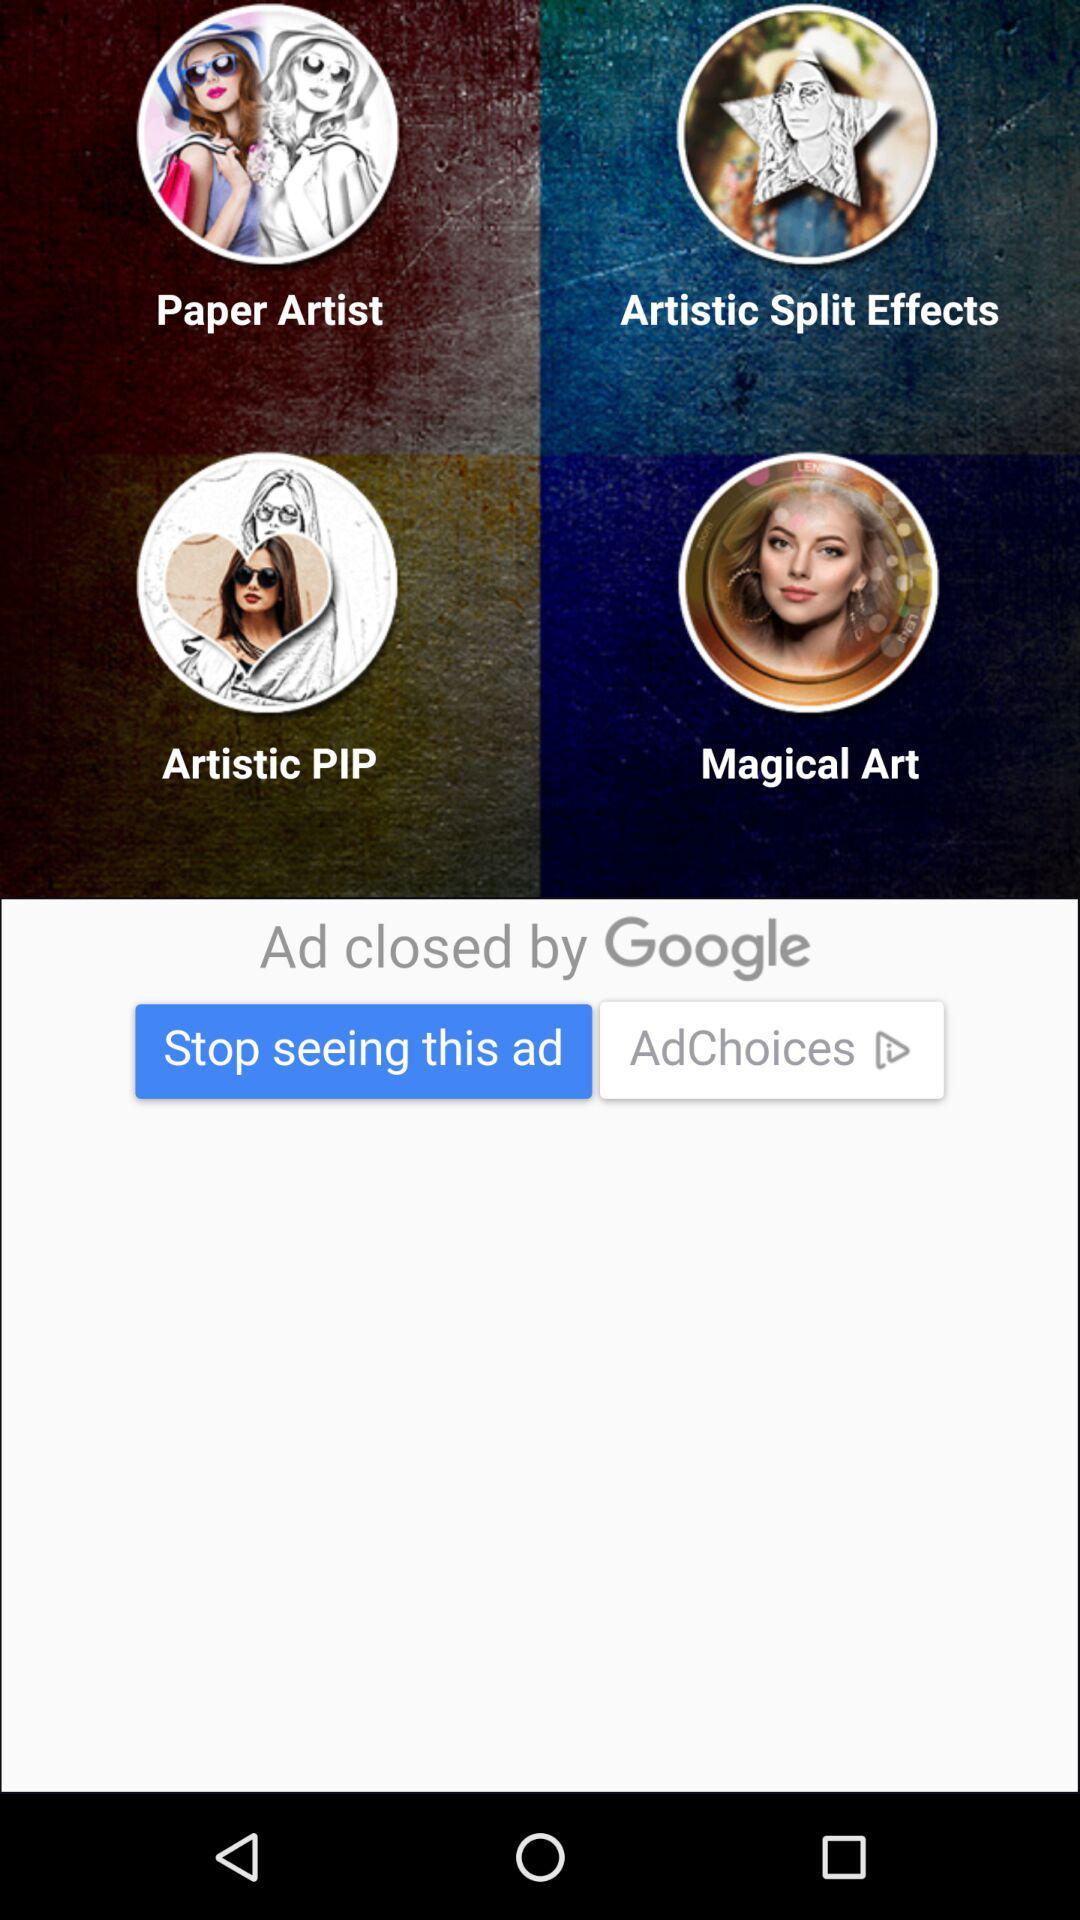 This screenshot has height=1920, width=1080. I want to click on advertisement, so click(538, 1345).